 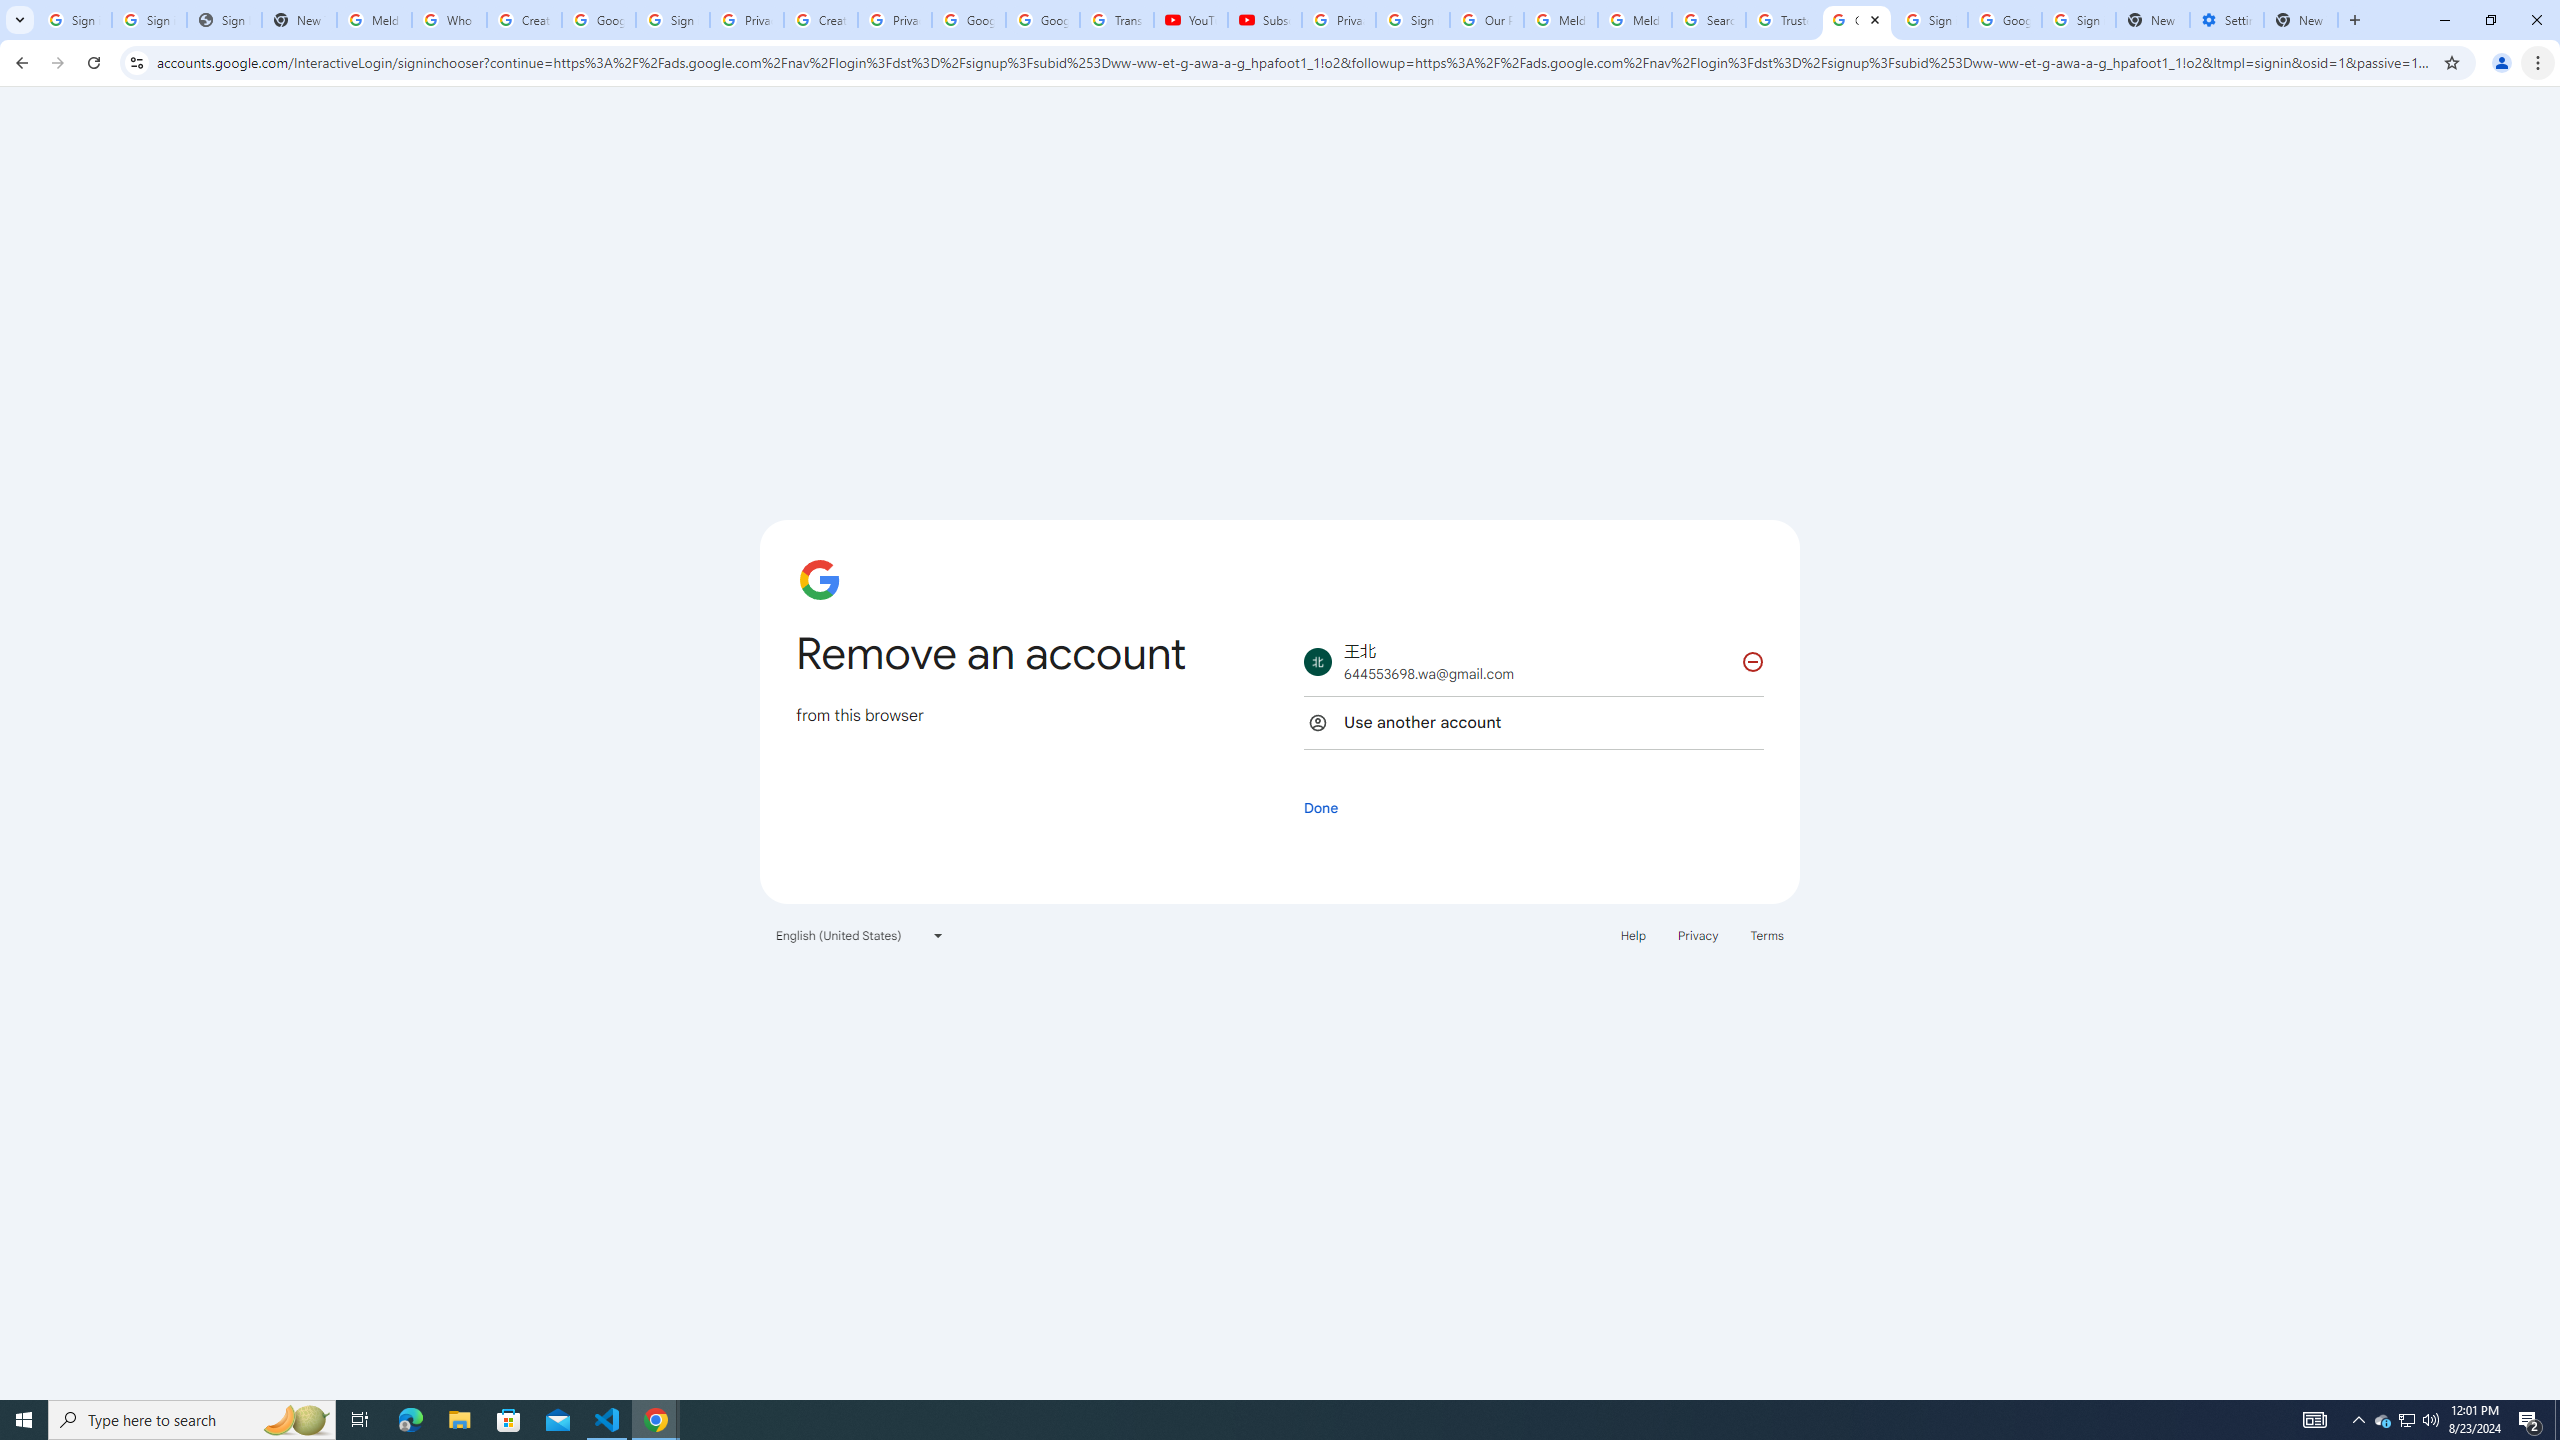 What do you see at coordinates (1190, 19) in the screenshot?
I see `'YouTube'` at bounding box center [1190, 19].